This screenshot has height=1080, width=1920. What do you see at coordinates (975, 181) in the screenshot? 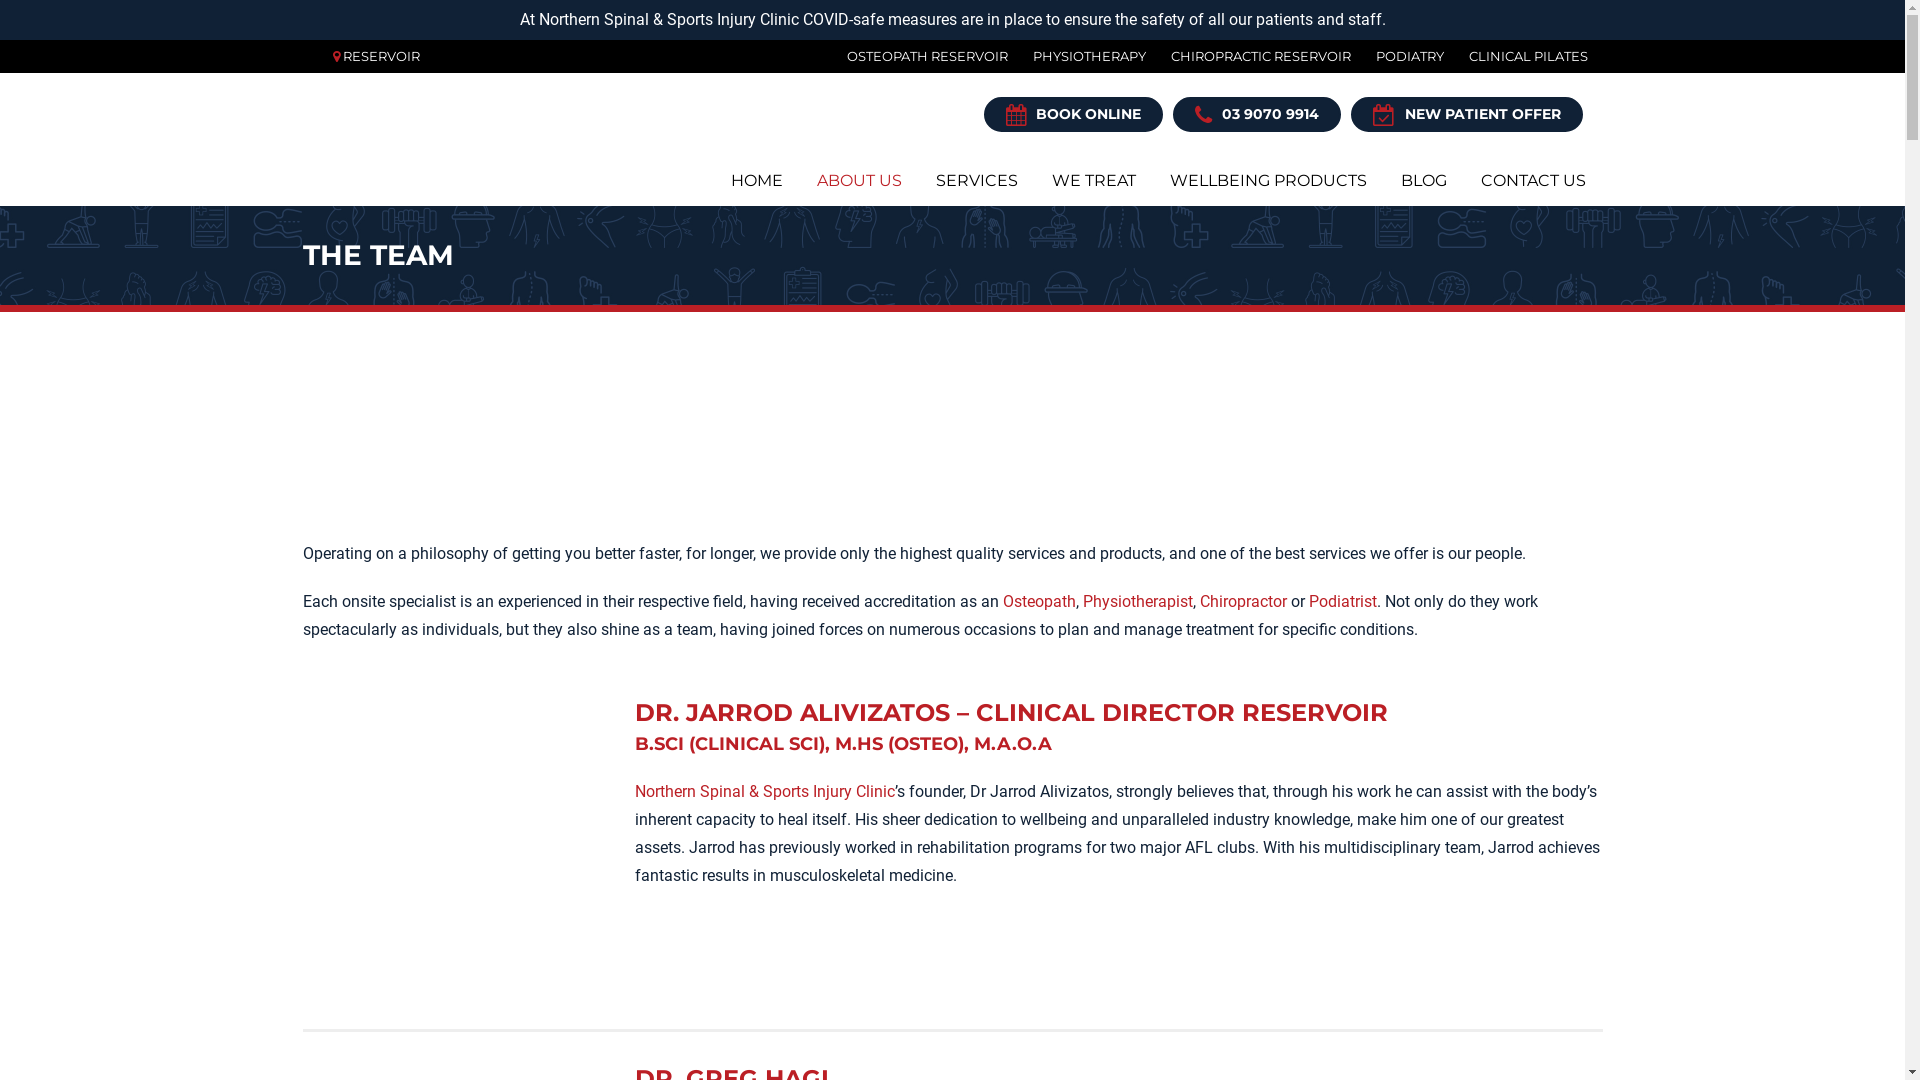
I see `'SERVICES'` at bounding box center [975, 181].